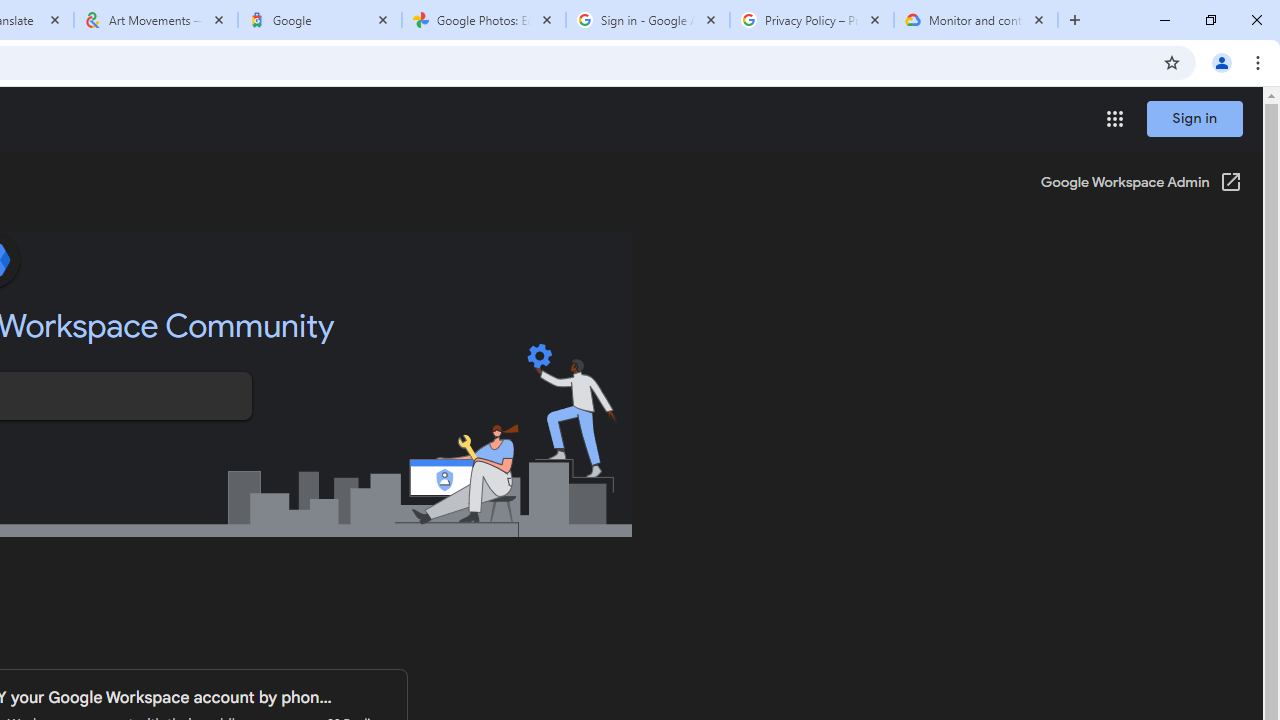 This screenshot has width=1280, height=720. What do you see at coordinates (1165, 20) in the screenshot?
I see `'Minimize'` at bounding box center [1165, 20].